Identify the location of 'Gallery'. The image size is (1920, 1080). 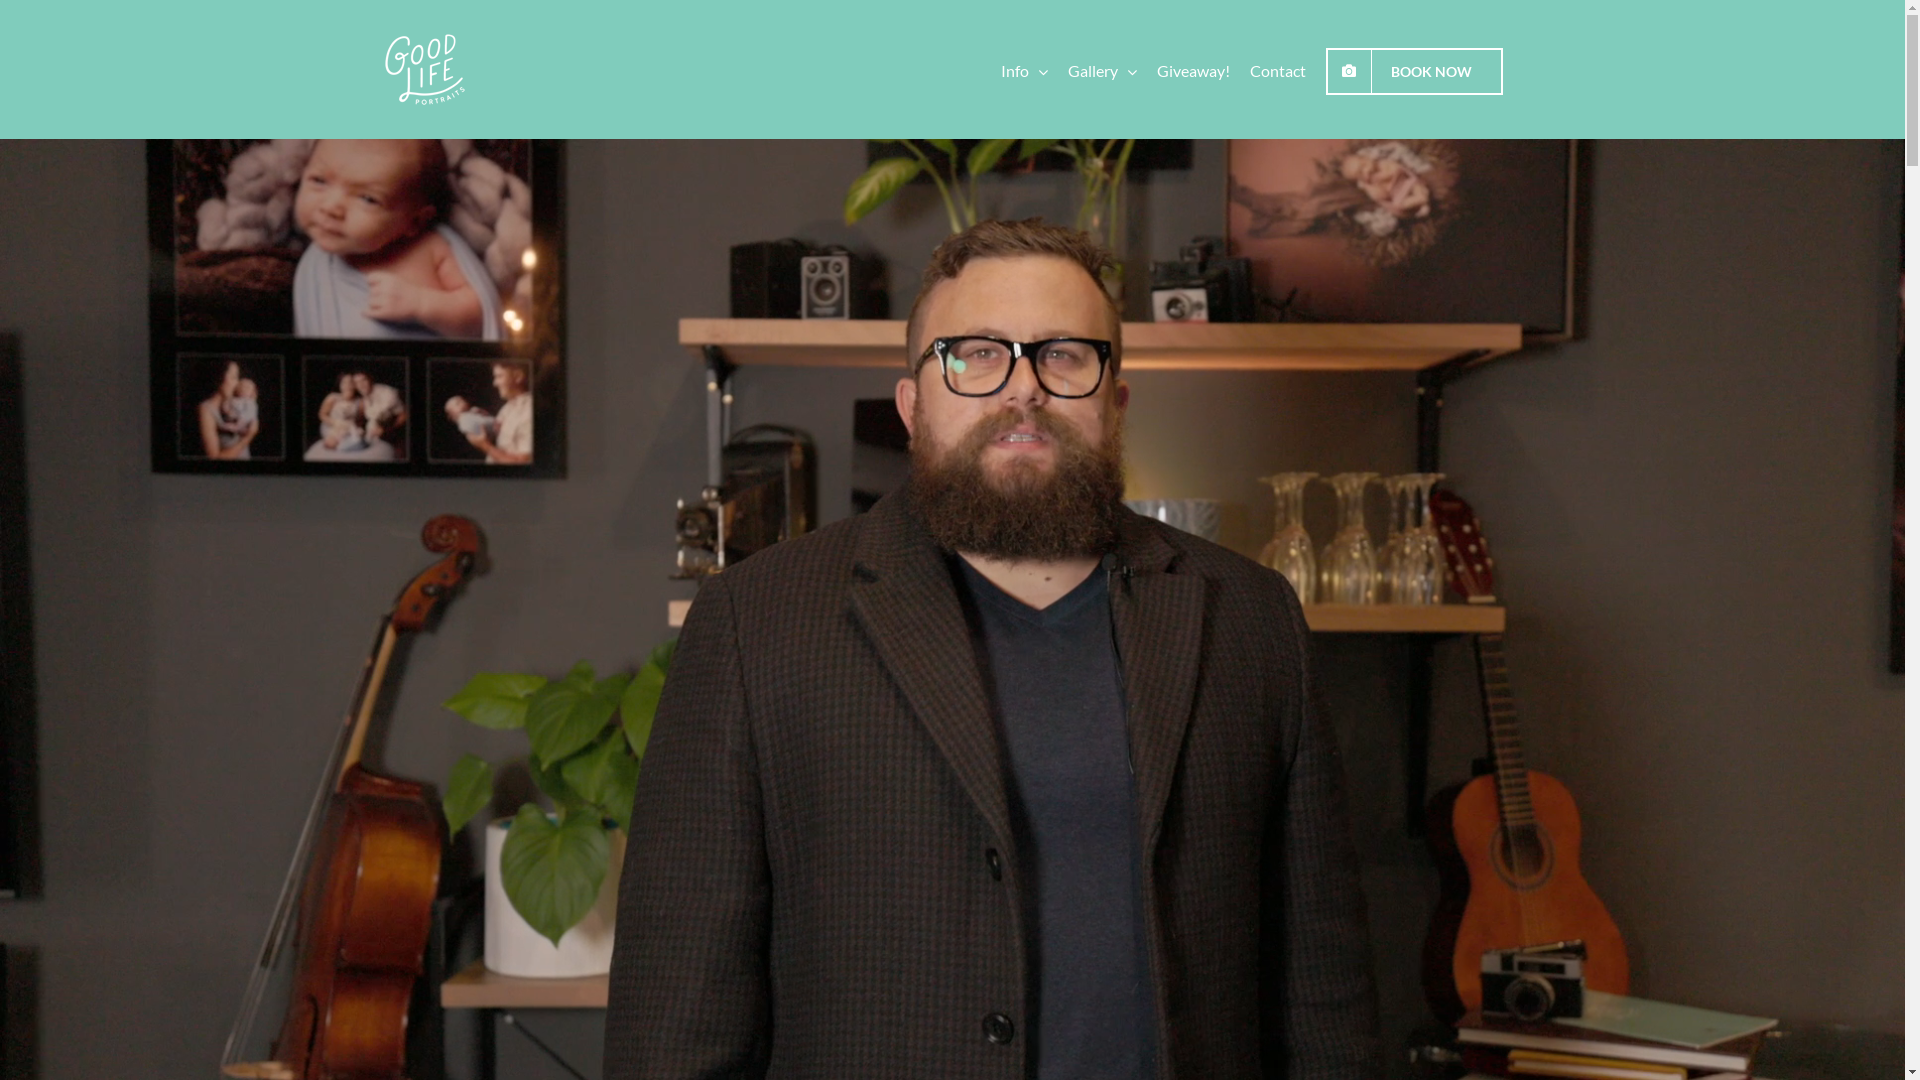
(1101, 68).